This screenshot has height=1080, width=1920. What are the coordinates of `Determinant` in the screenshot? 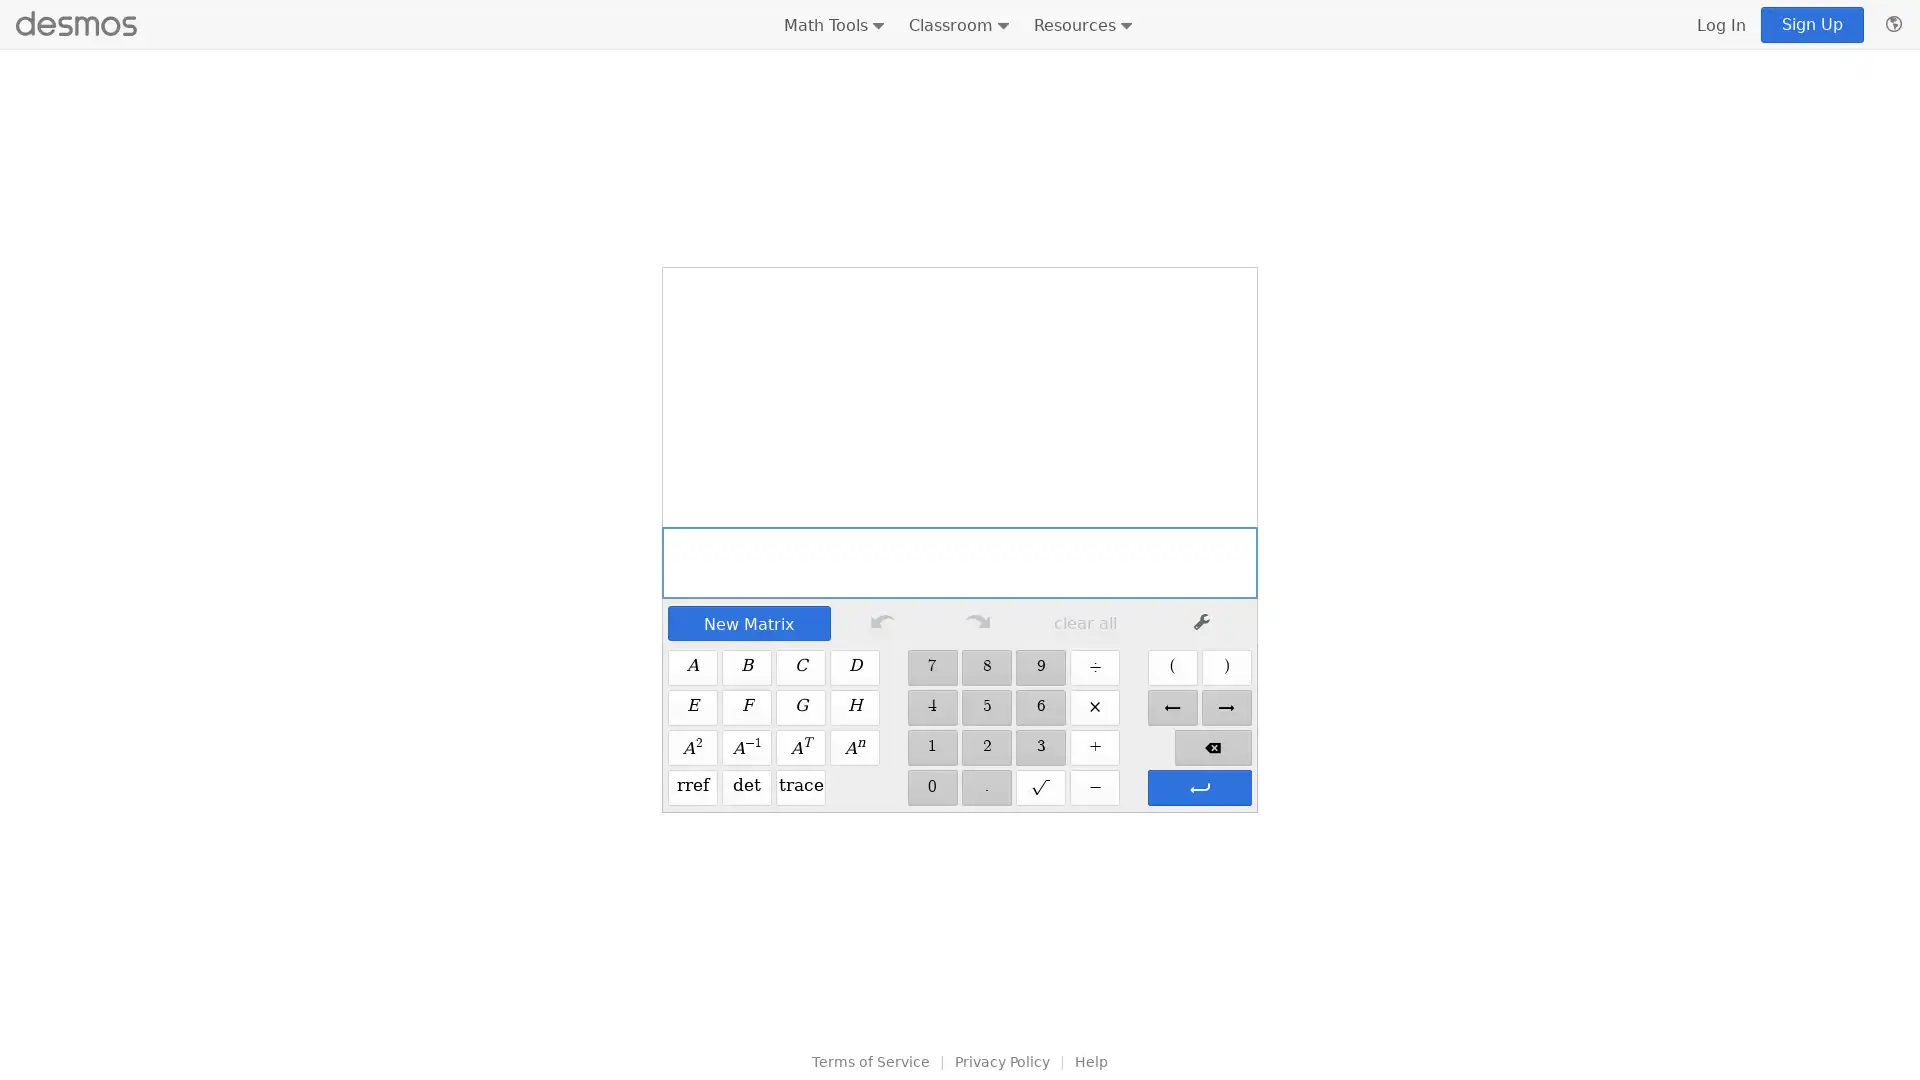 It's located at (746, 786).